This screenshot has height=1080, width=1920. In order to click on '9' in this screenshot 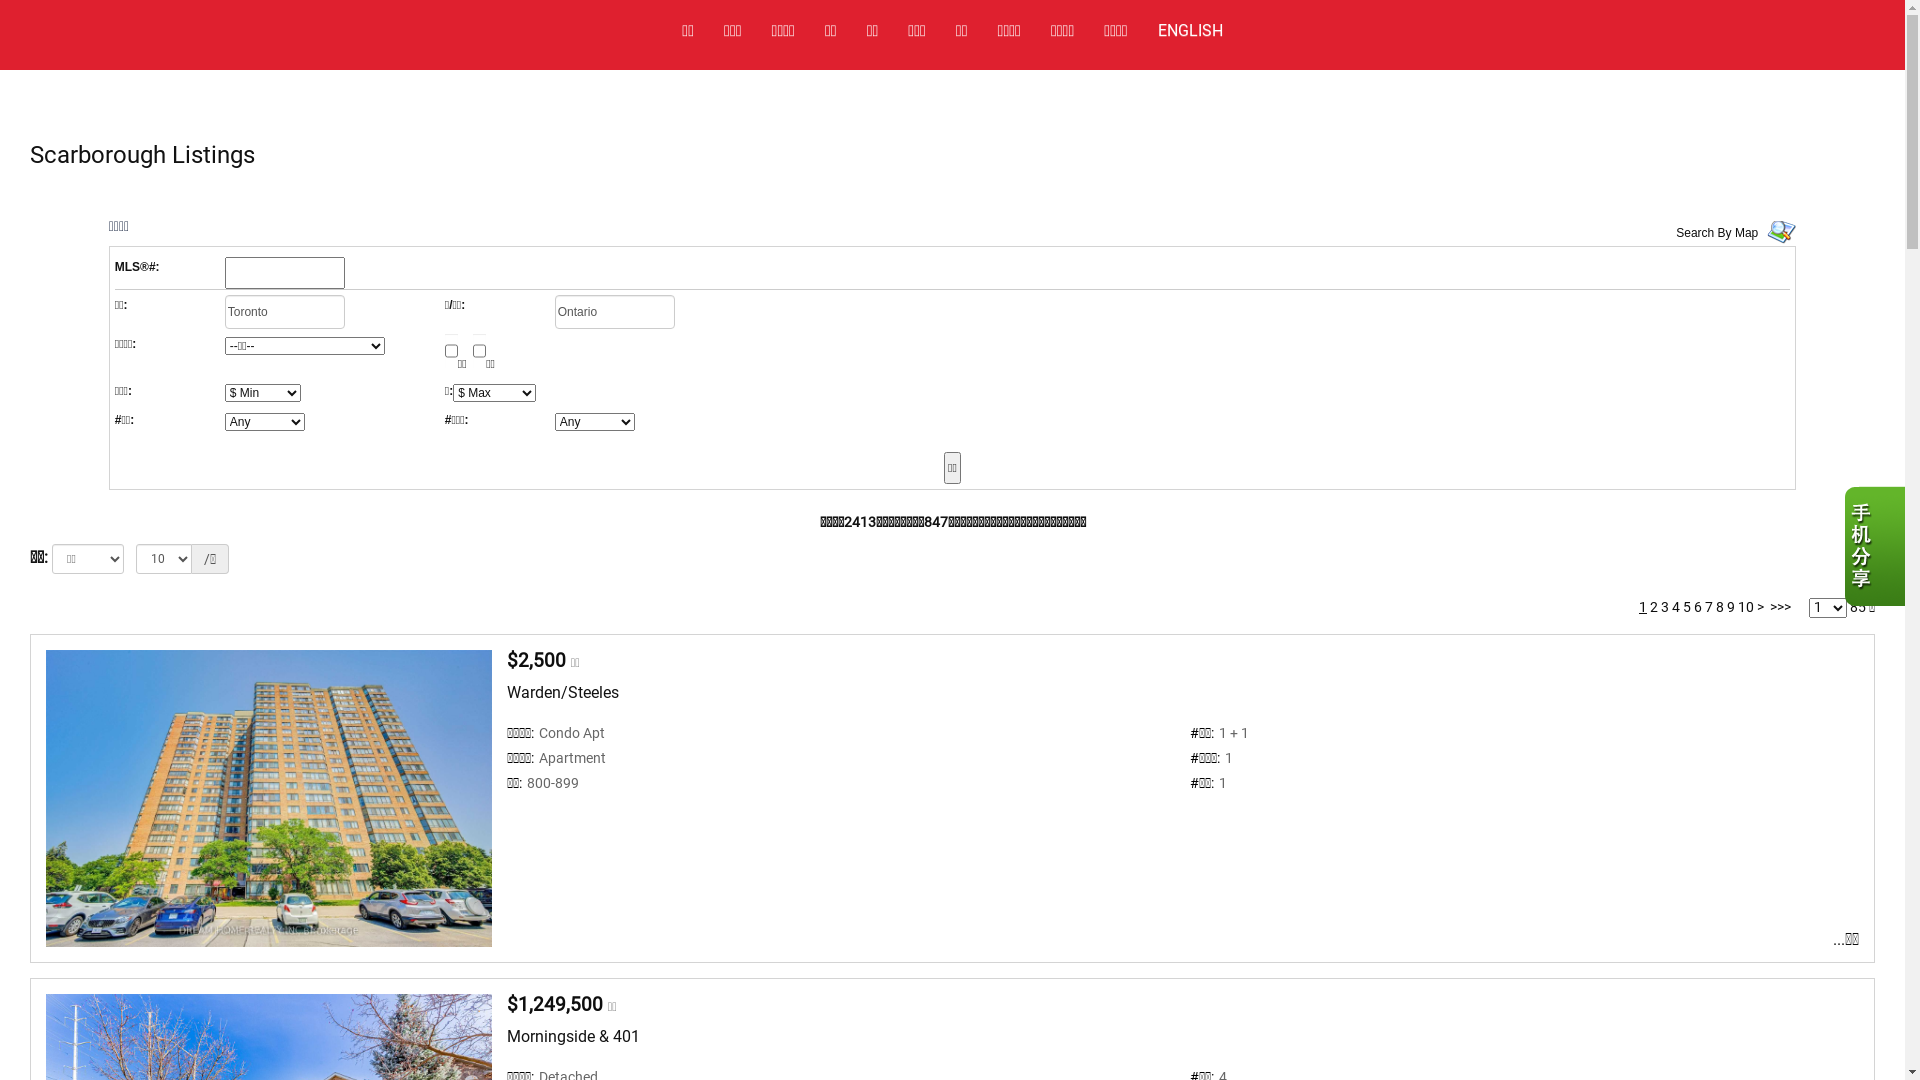, I will do `click(1730, 605)`.